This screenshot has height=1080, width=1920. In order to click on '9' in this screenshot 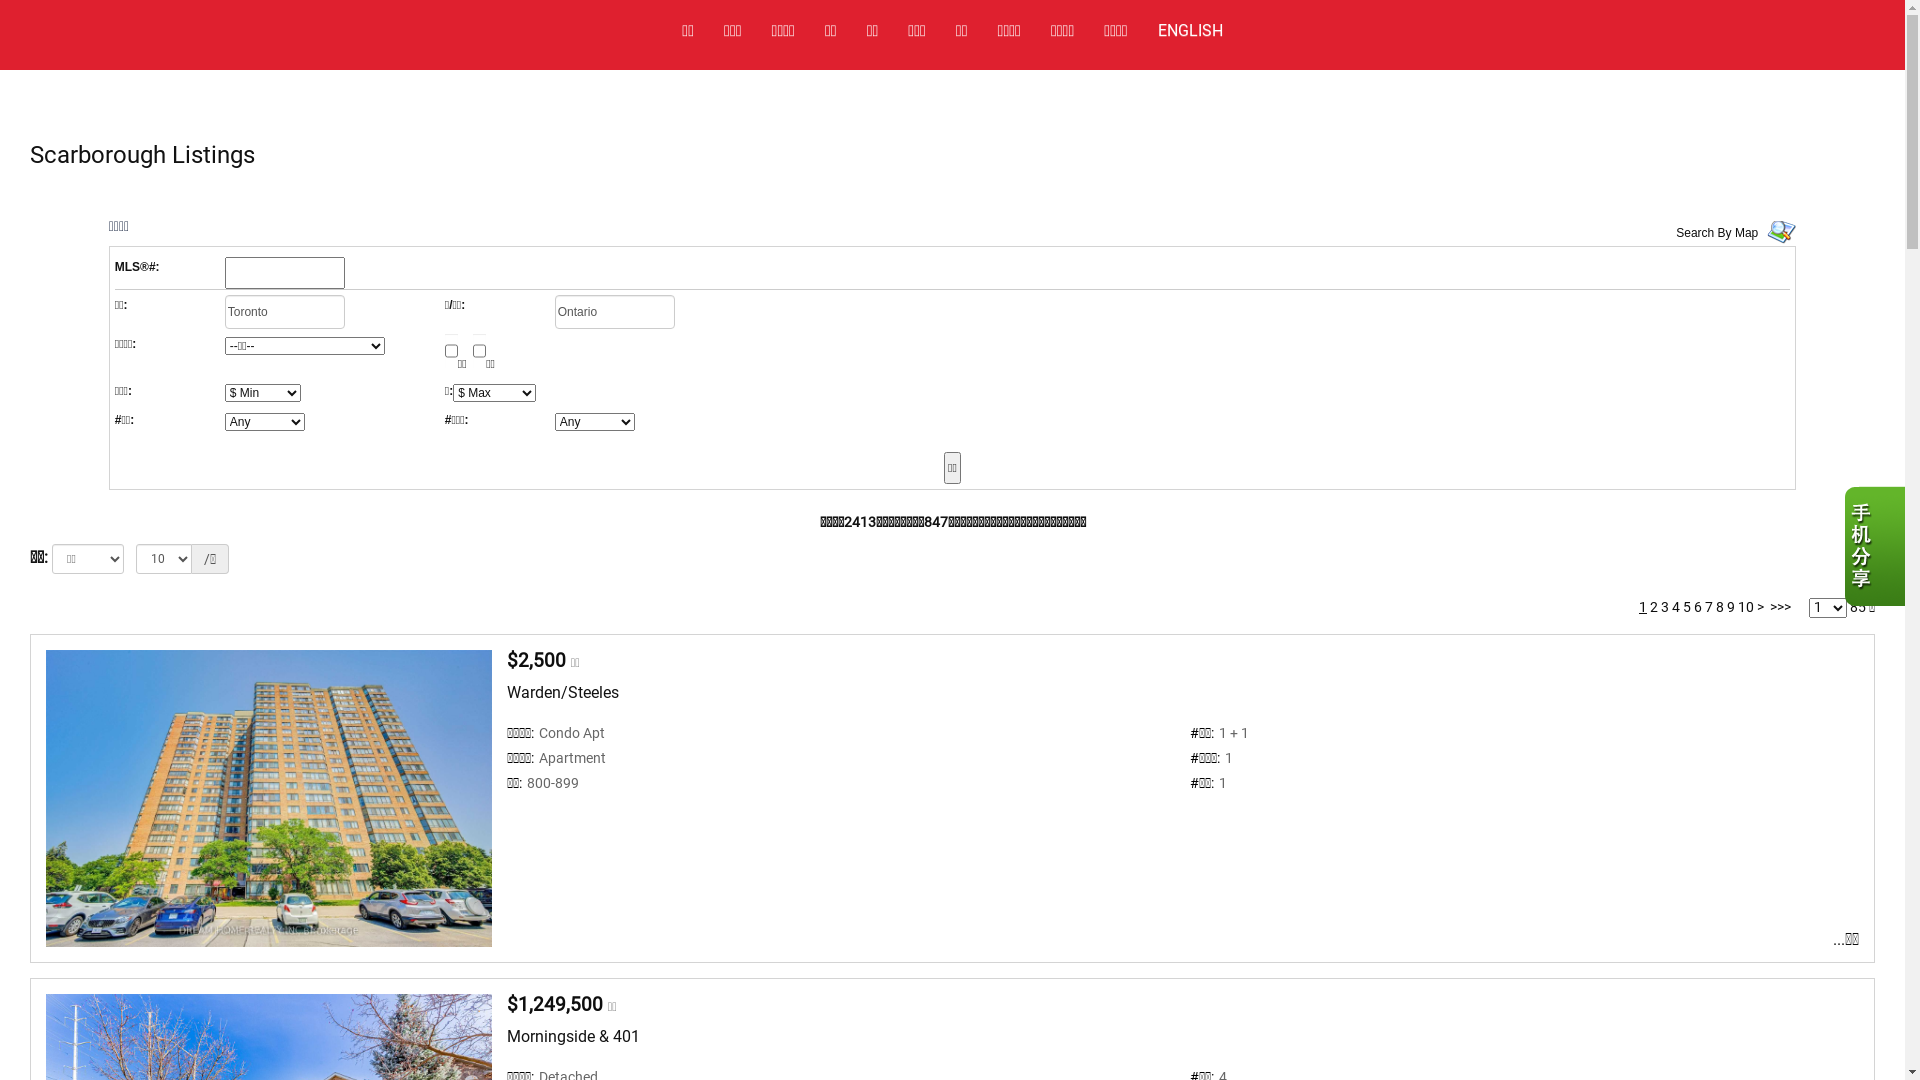, I will do `click(1730, 605)`.